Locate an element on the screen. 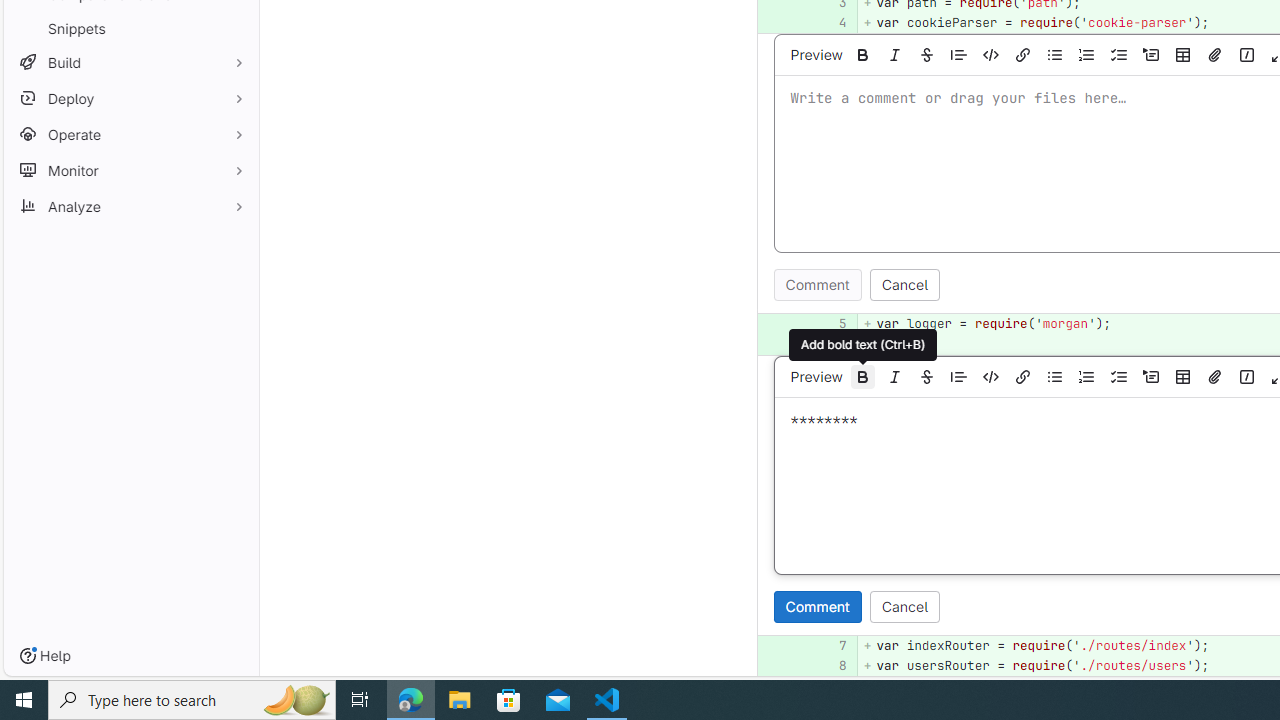 The width and height of the screenshot is (1280, 720). 'Insert code' is located at coordinates (991, 376).